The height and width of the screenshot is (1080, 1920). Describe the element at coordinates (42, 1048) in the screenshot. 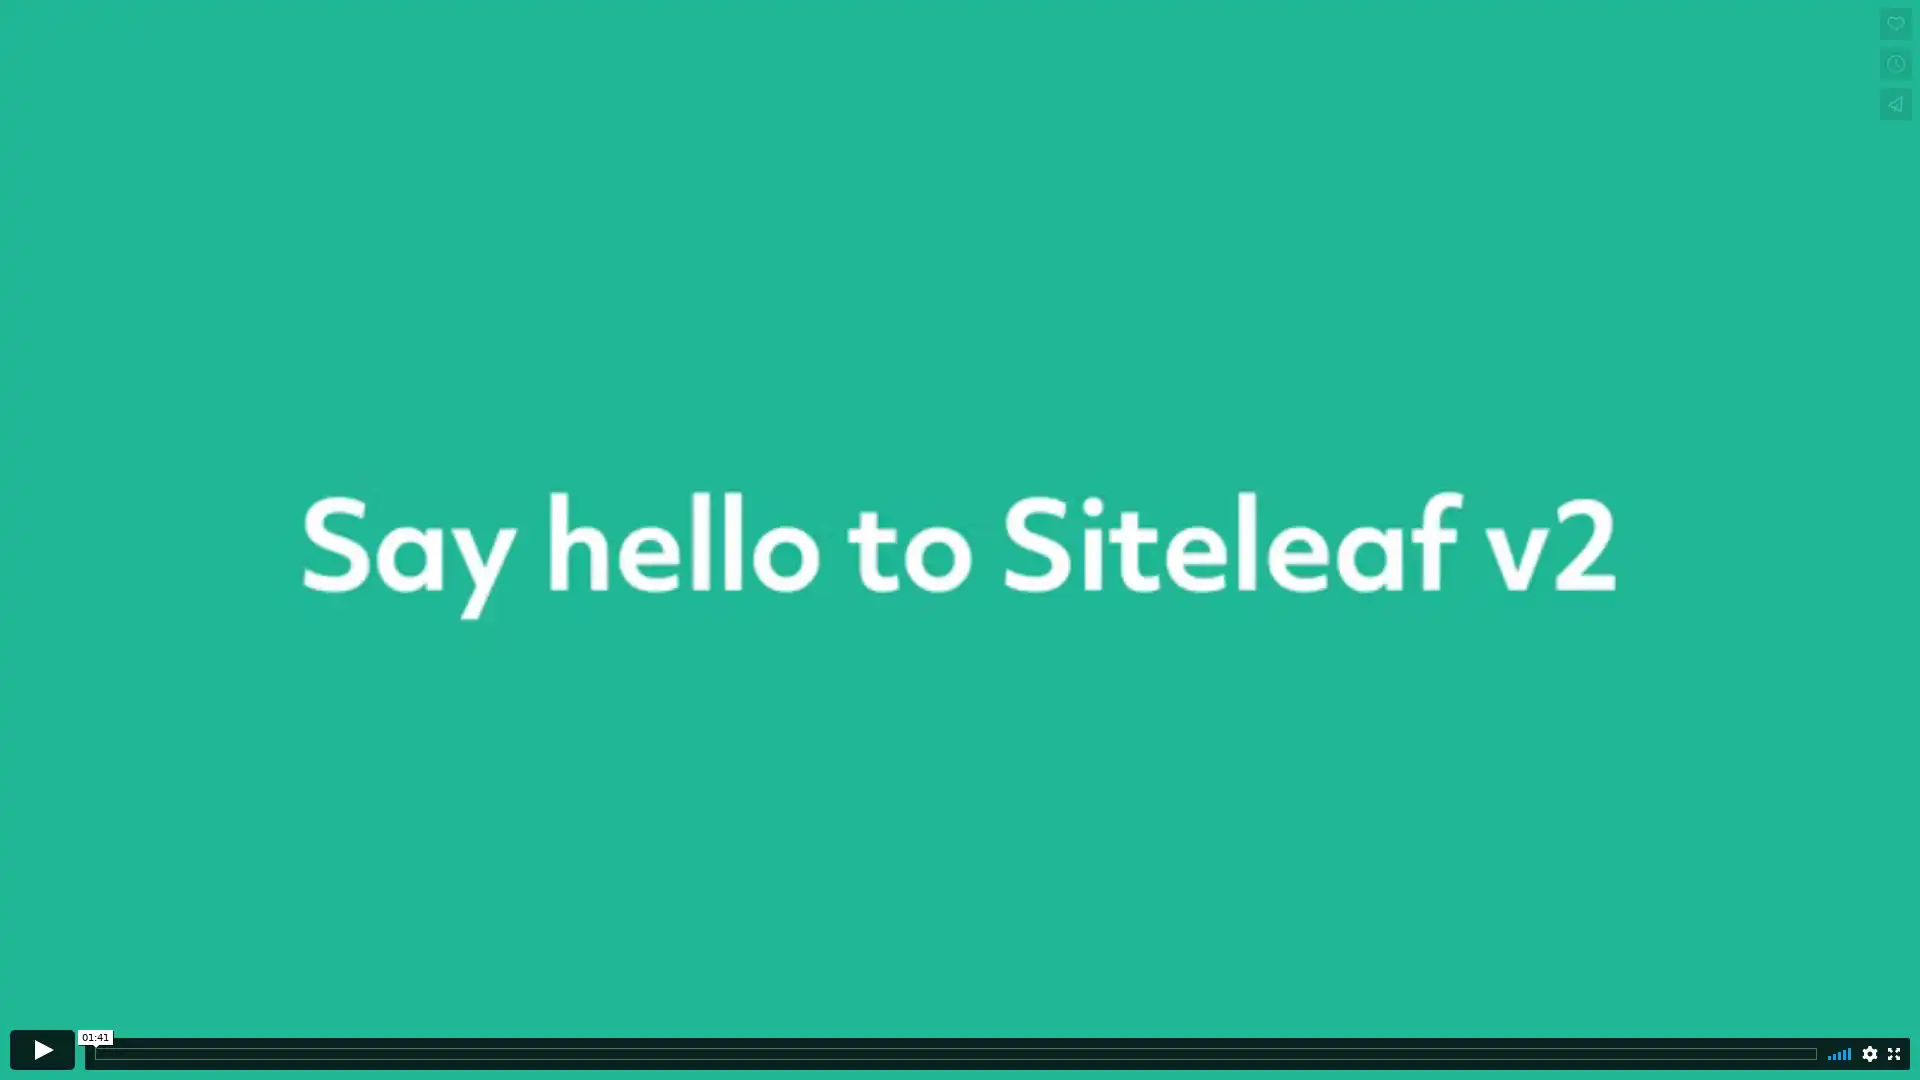

I see `Play` at that location.